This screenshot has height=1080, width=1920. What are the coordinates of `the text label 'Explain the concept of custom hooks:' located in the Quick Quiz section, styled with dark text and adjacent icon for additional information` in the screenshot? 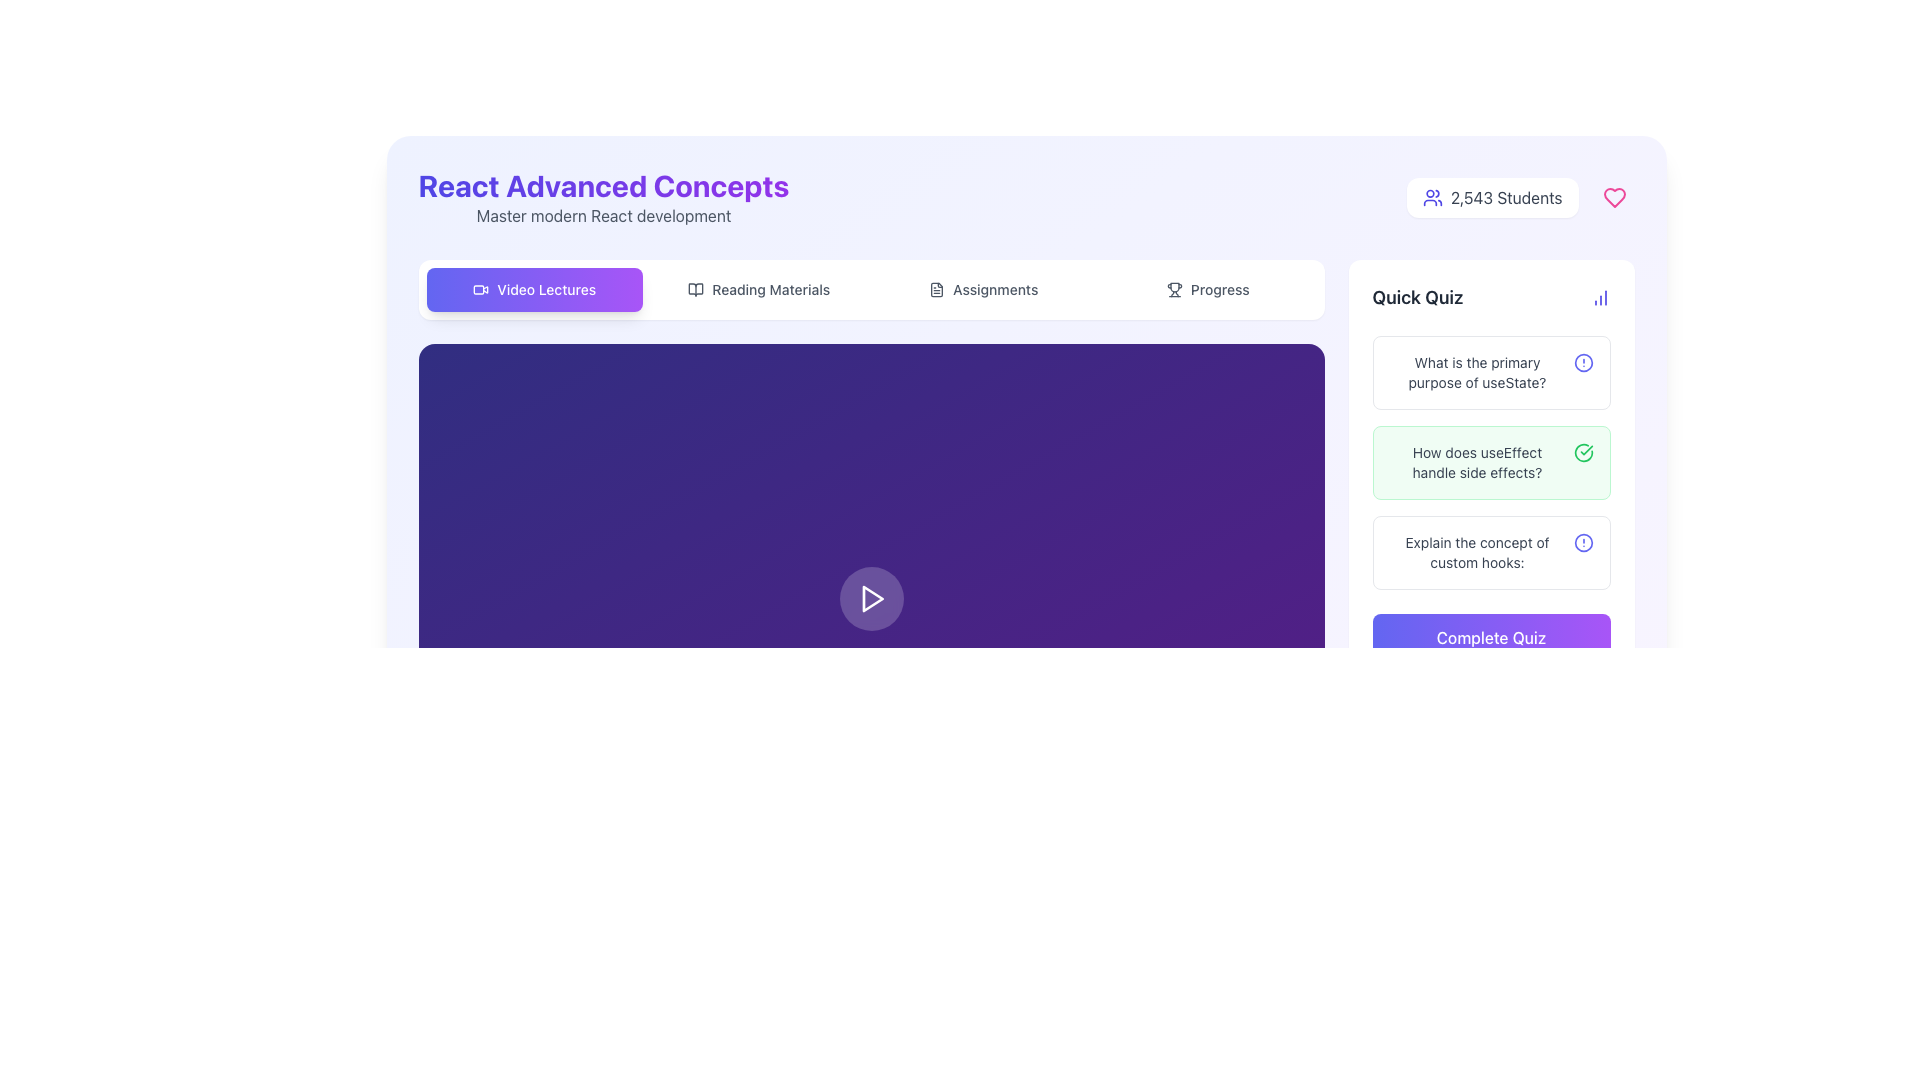 It's located at (1491, 552).